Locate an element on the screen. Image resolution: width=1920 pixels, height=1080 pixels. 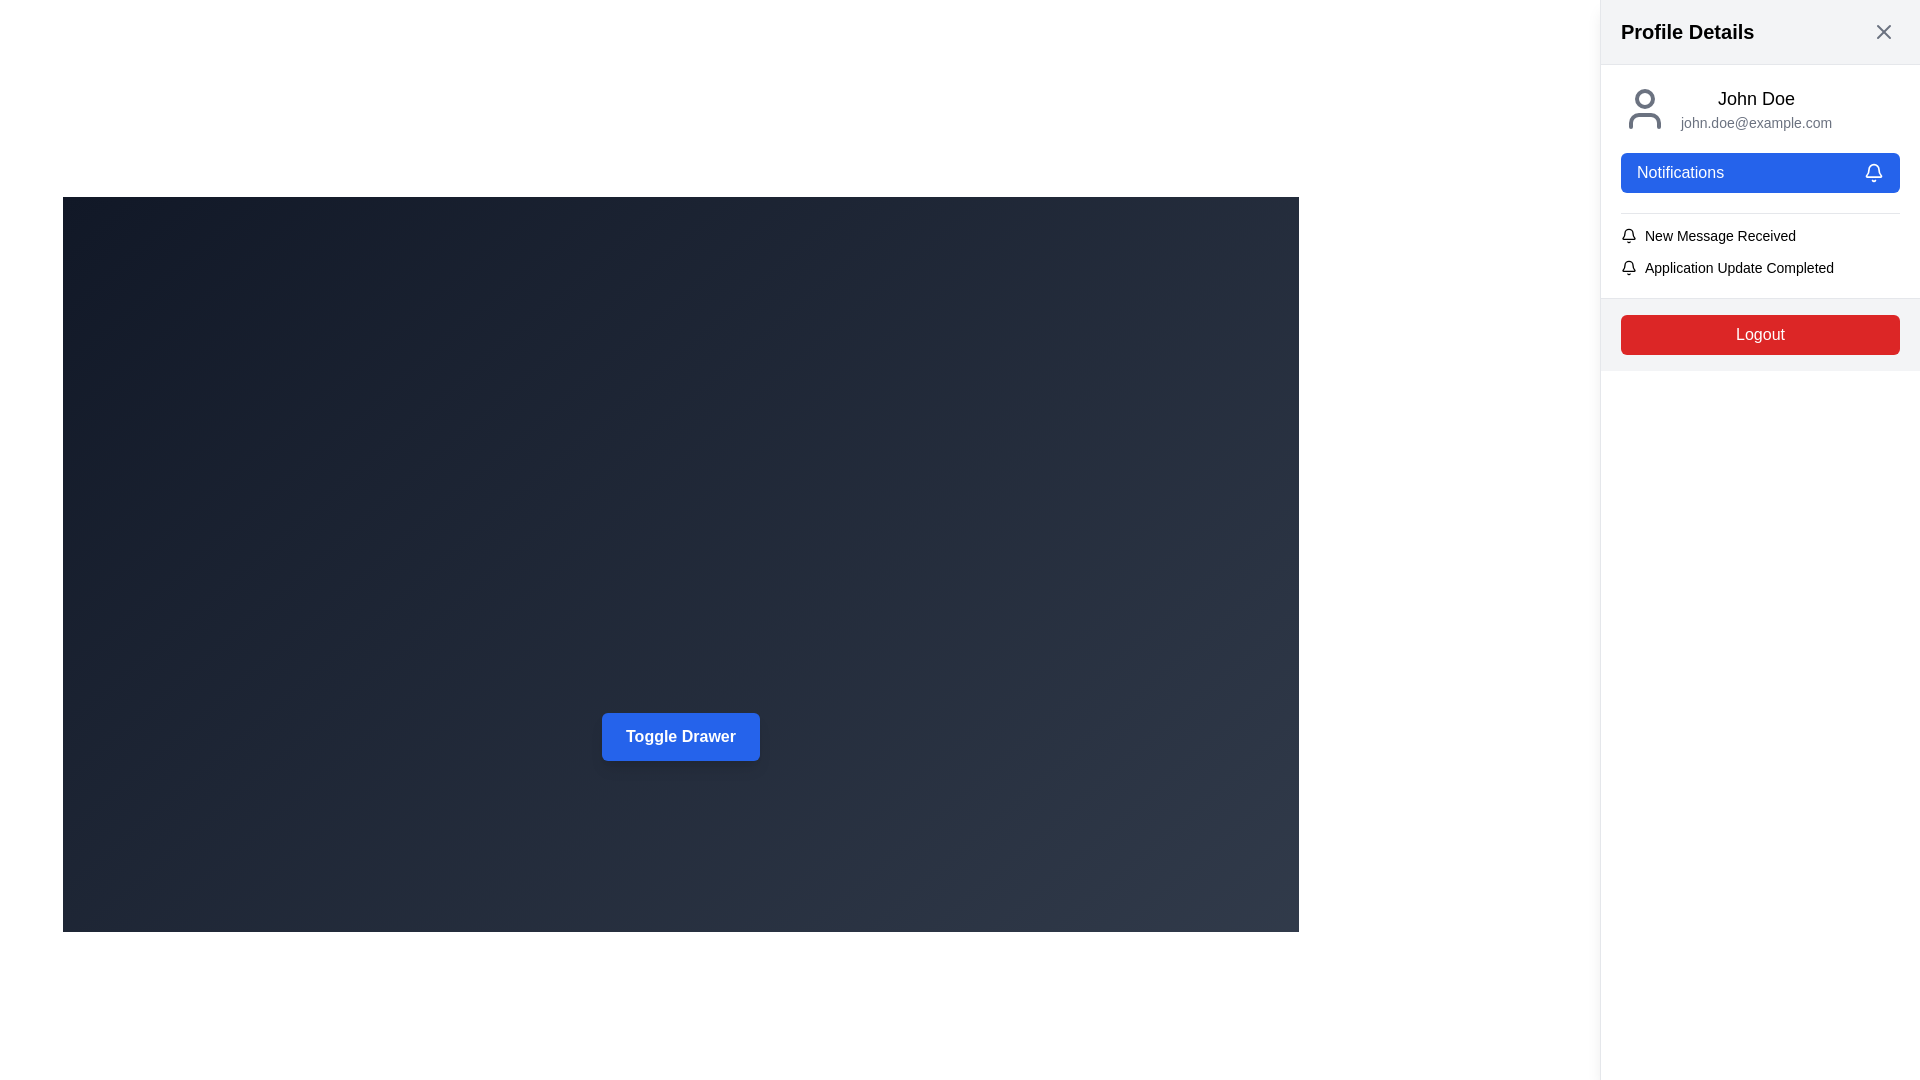
the bell-shaped icon located beneath the 'Notifications' label in the right sidebar is located at coordinates (1628, 233).